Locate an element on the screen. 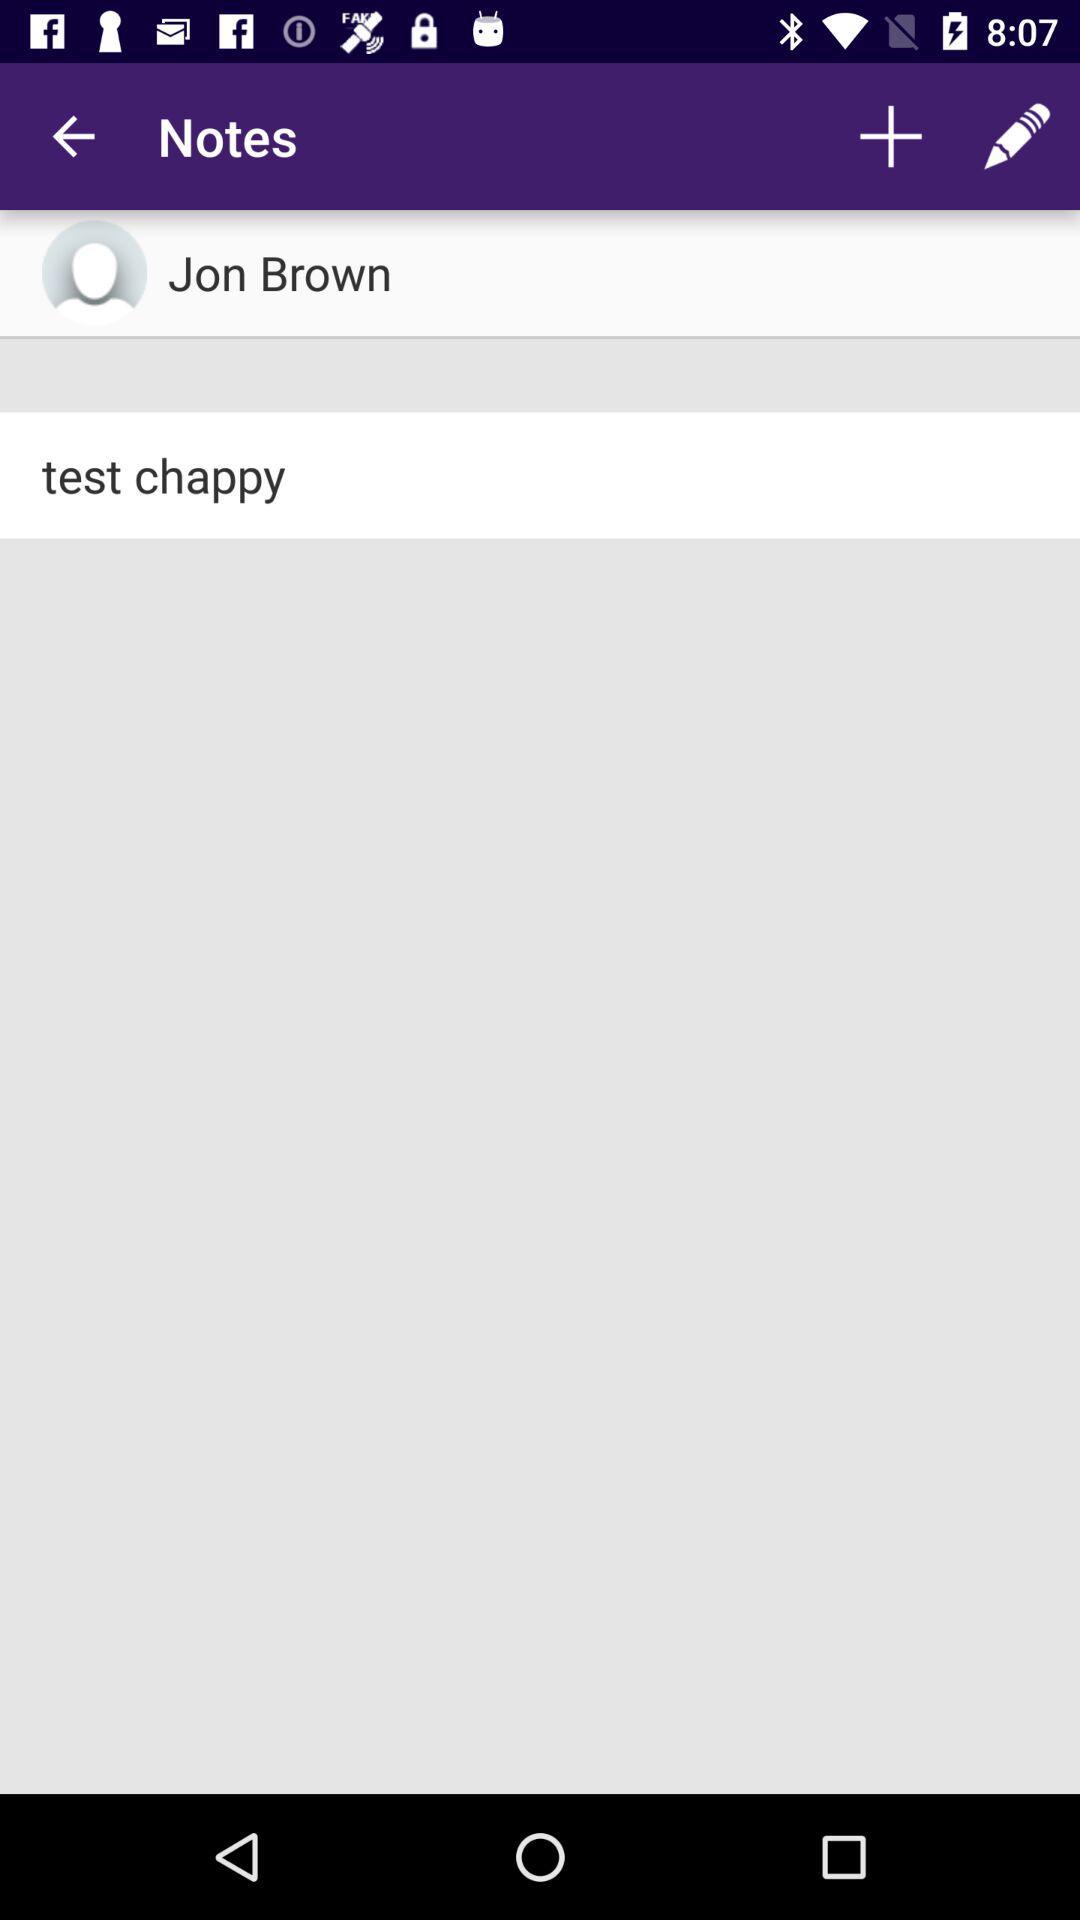  the icon to the right of the notes item is located at coordinates (890, 135).